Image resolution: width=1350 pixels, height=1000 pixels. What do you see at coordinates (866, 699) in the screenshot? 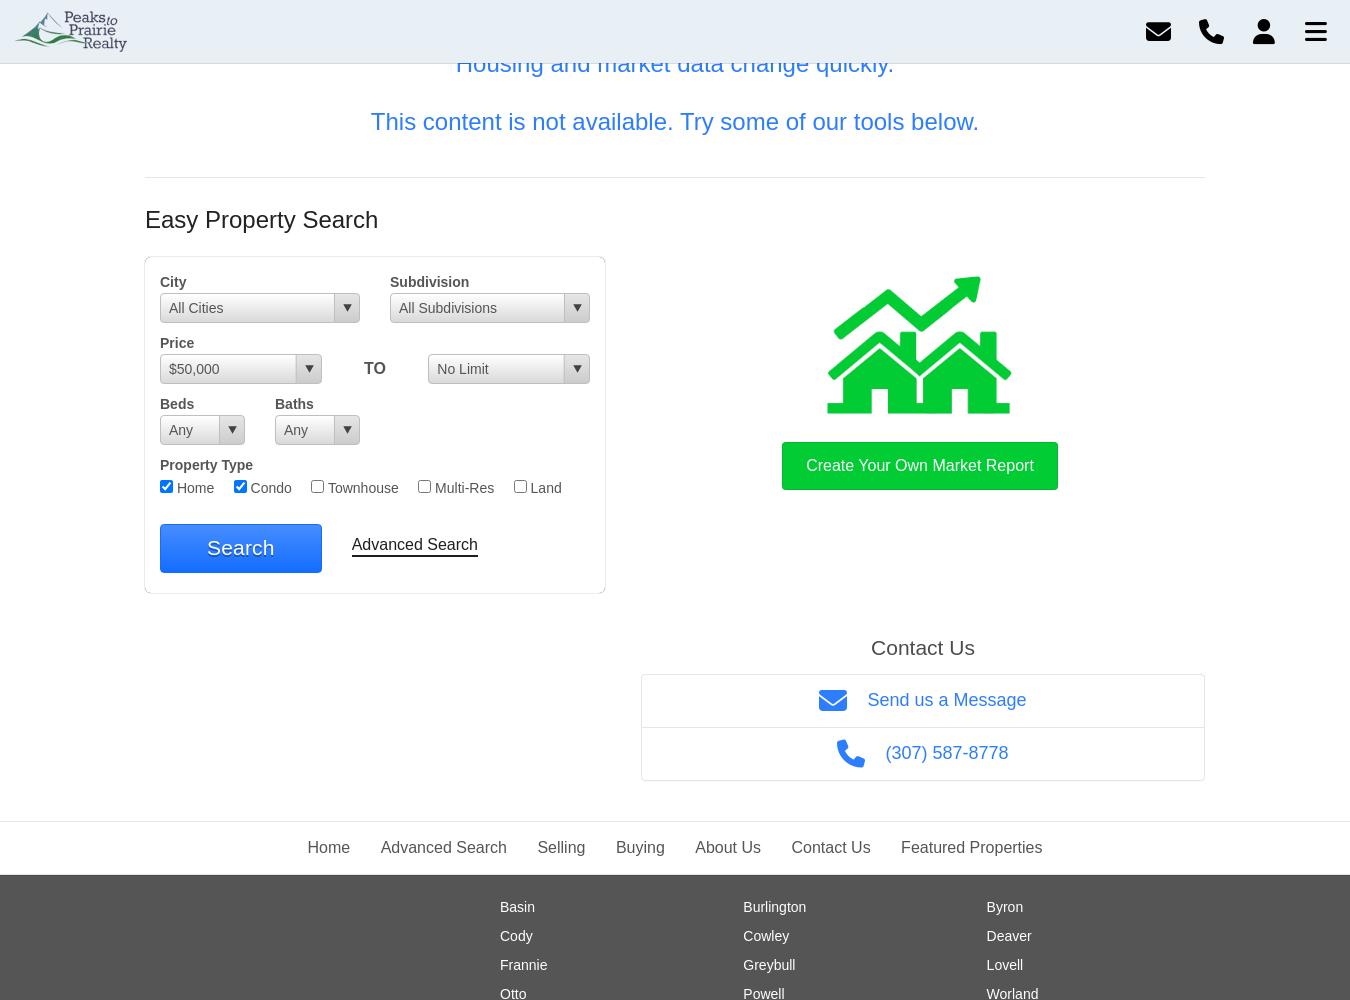
I see `'Send us a Message'` at bounding box center [866, 699].